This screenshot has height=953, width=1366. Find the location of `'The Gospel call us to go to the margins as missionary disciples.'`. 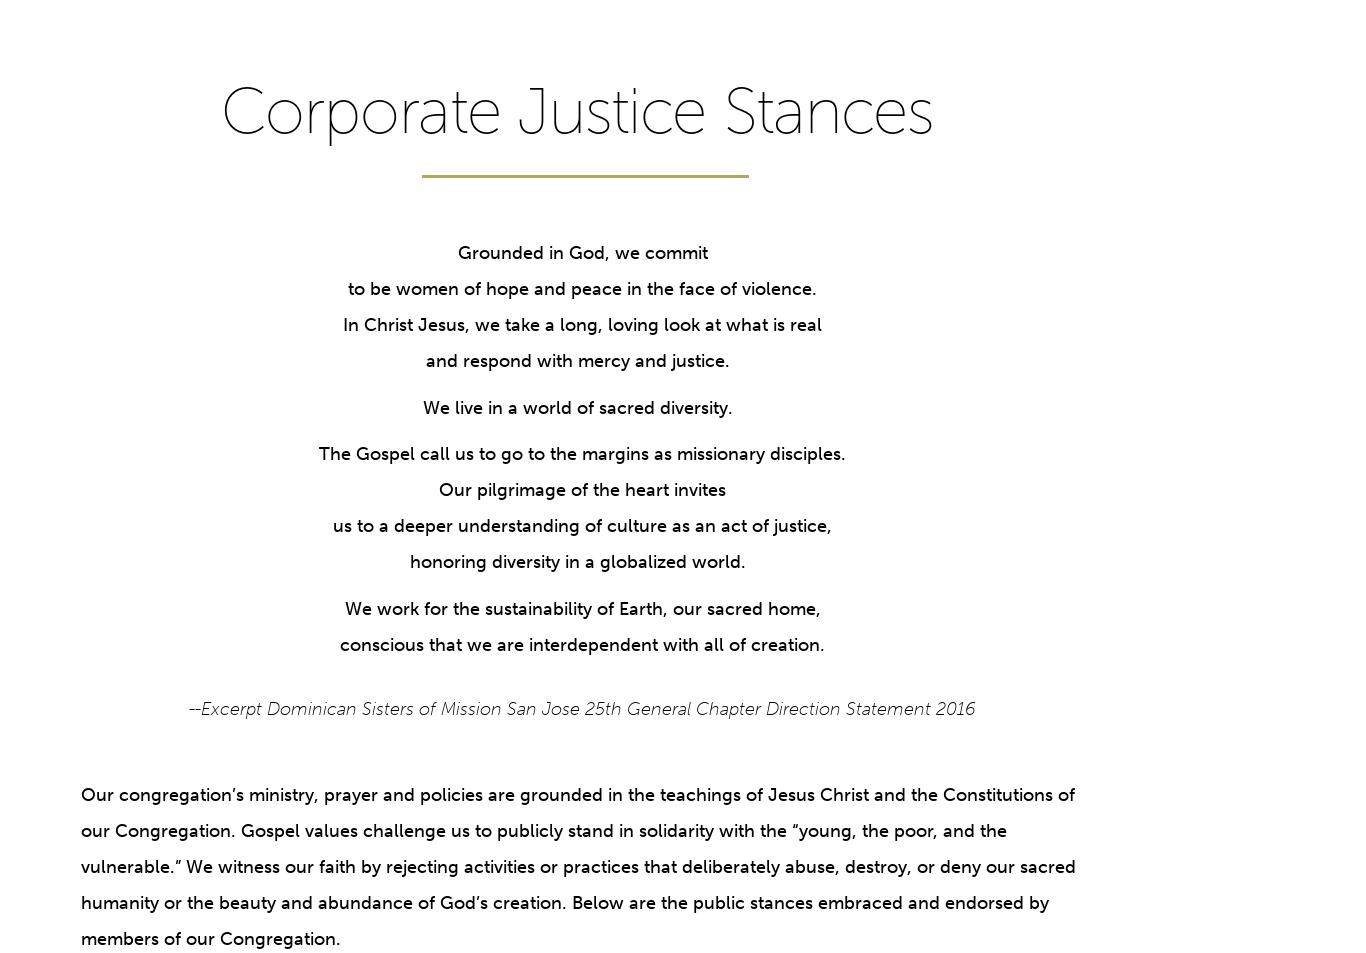

'The Gospel call us to go to the margins as missionary disciples.' is located at coordinates (581, 453).